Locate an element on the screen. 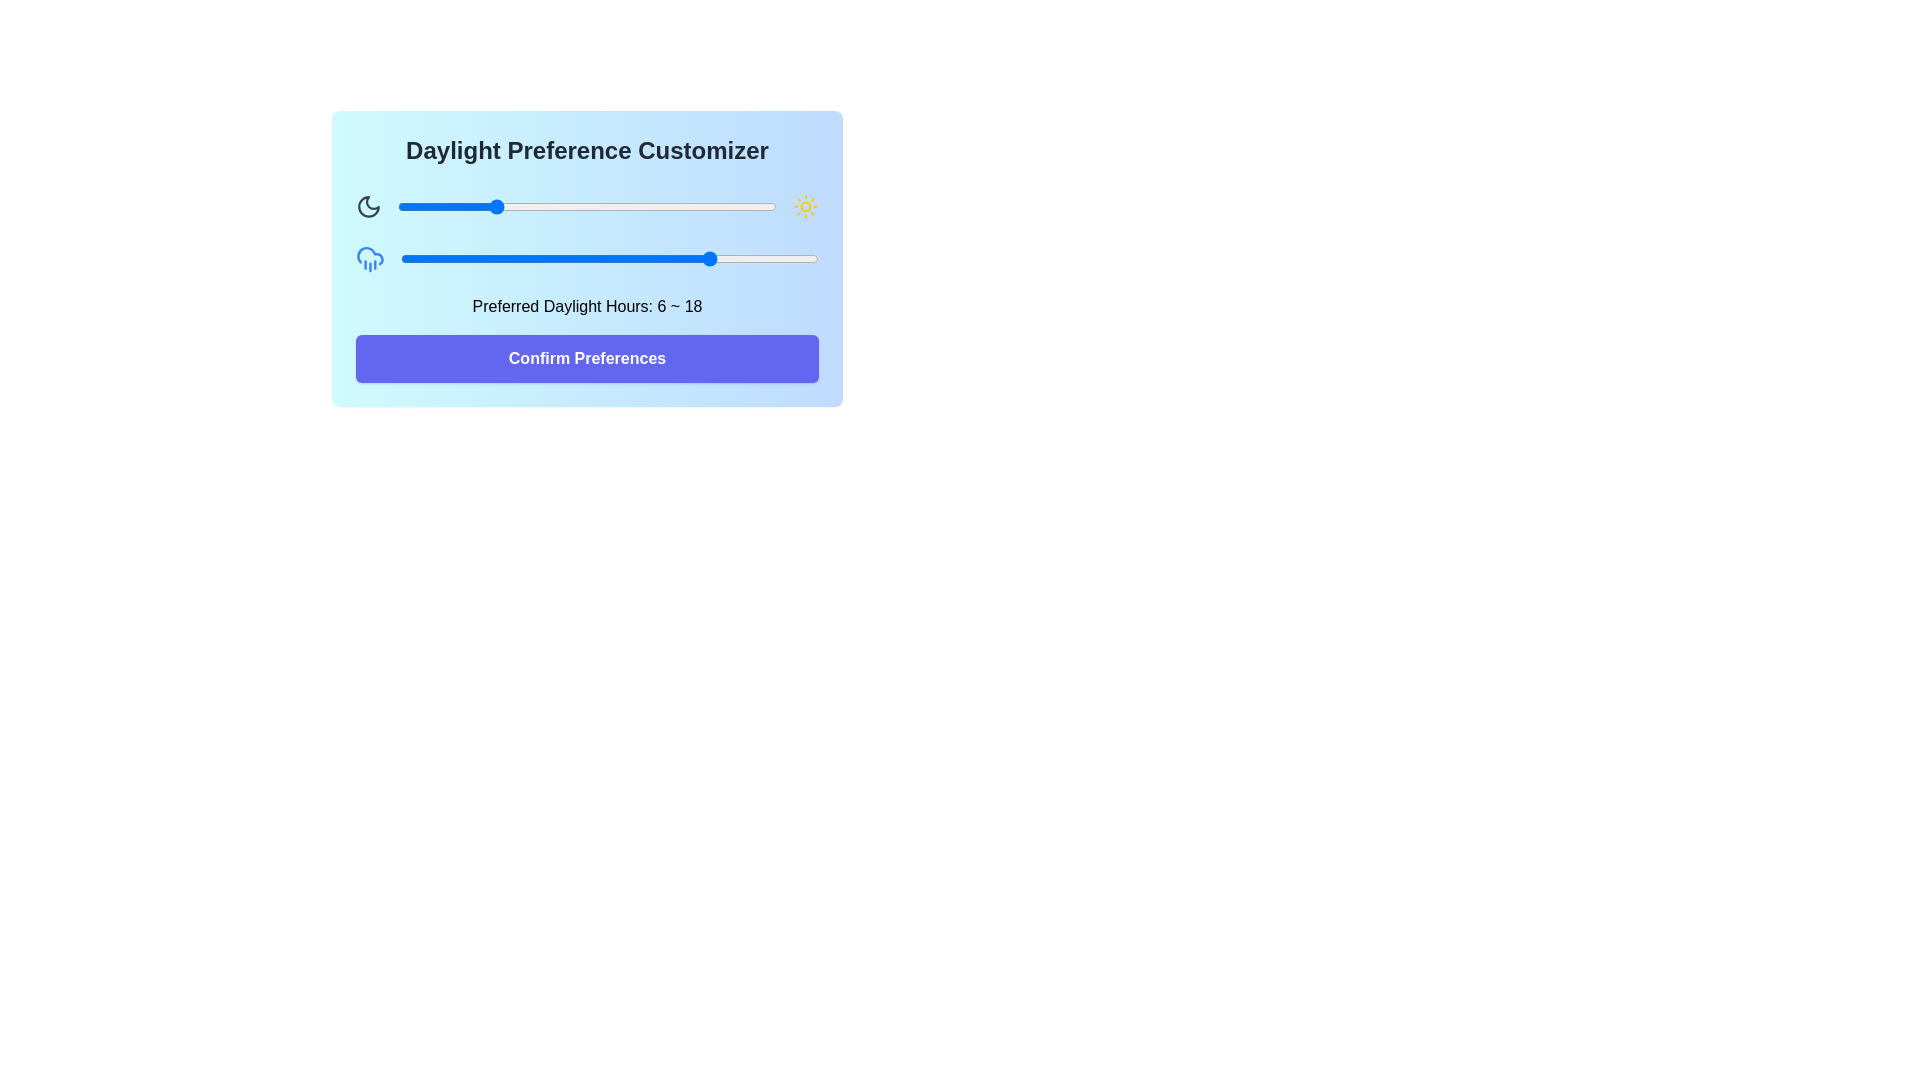  the daylight preference is located at coordinates (417, 257).